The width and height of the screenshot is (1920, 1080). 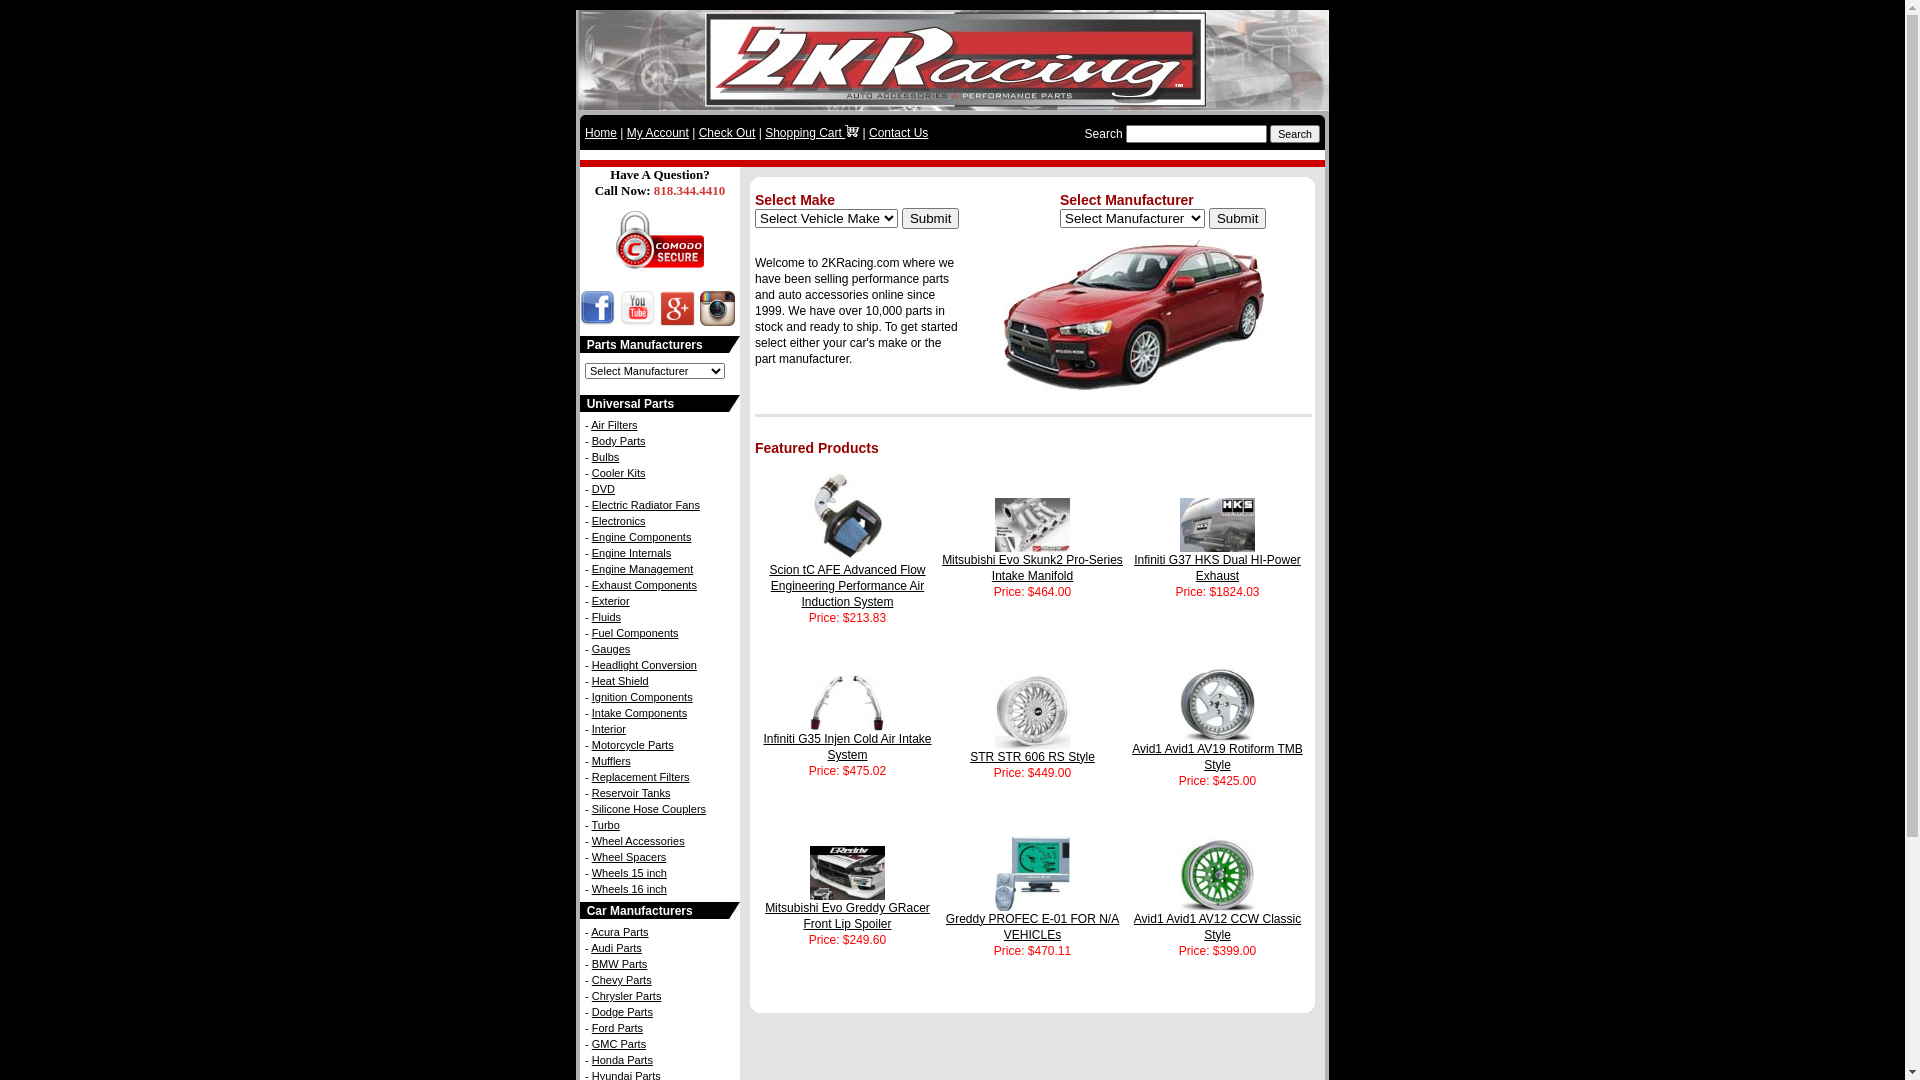 What do you see at coordinates (1295, 134) in the screenshot?
I see `'Search'` at bounding box center [1295, 134].